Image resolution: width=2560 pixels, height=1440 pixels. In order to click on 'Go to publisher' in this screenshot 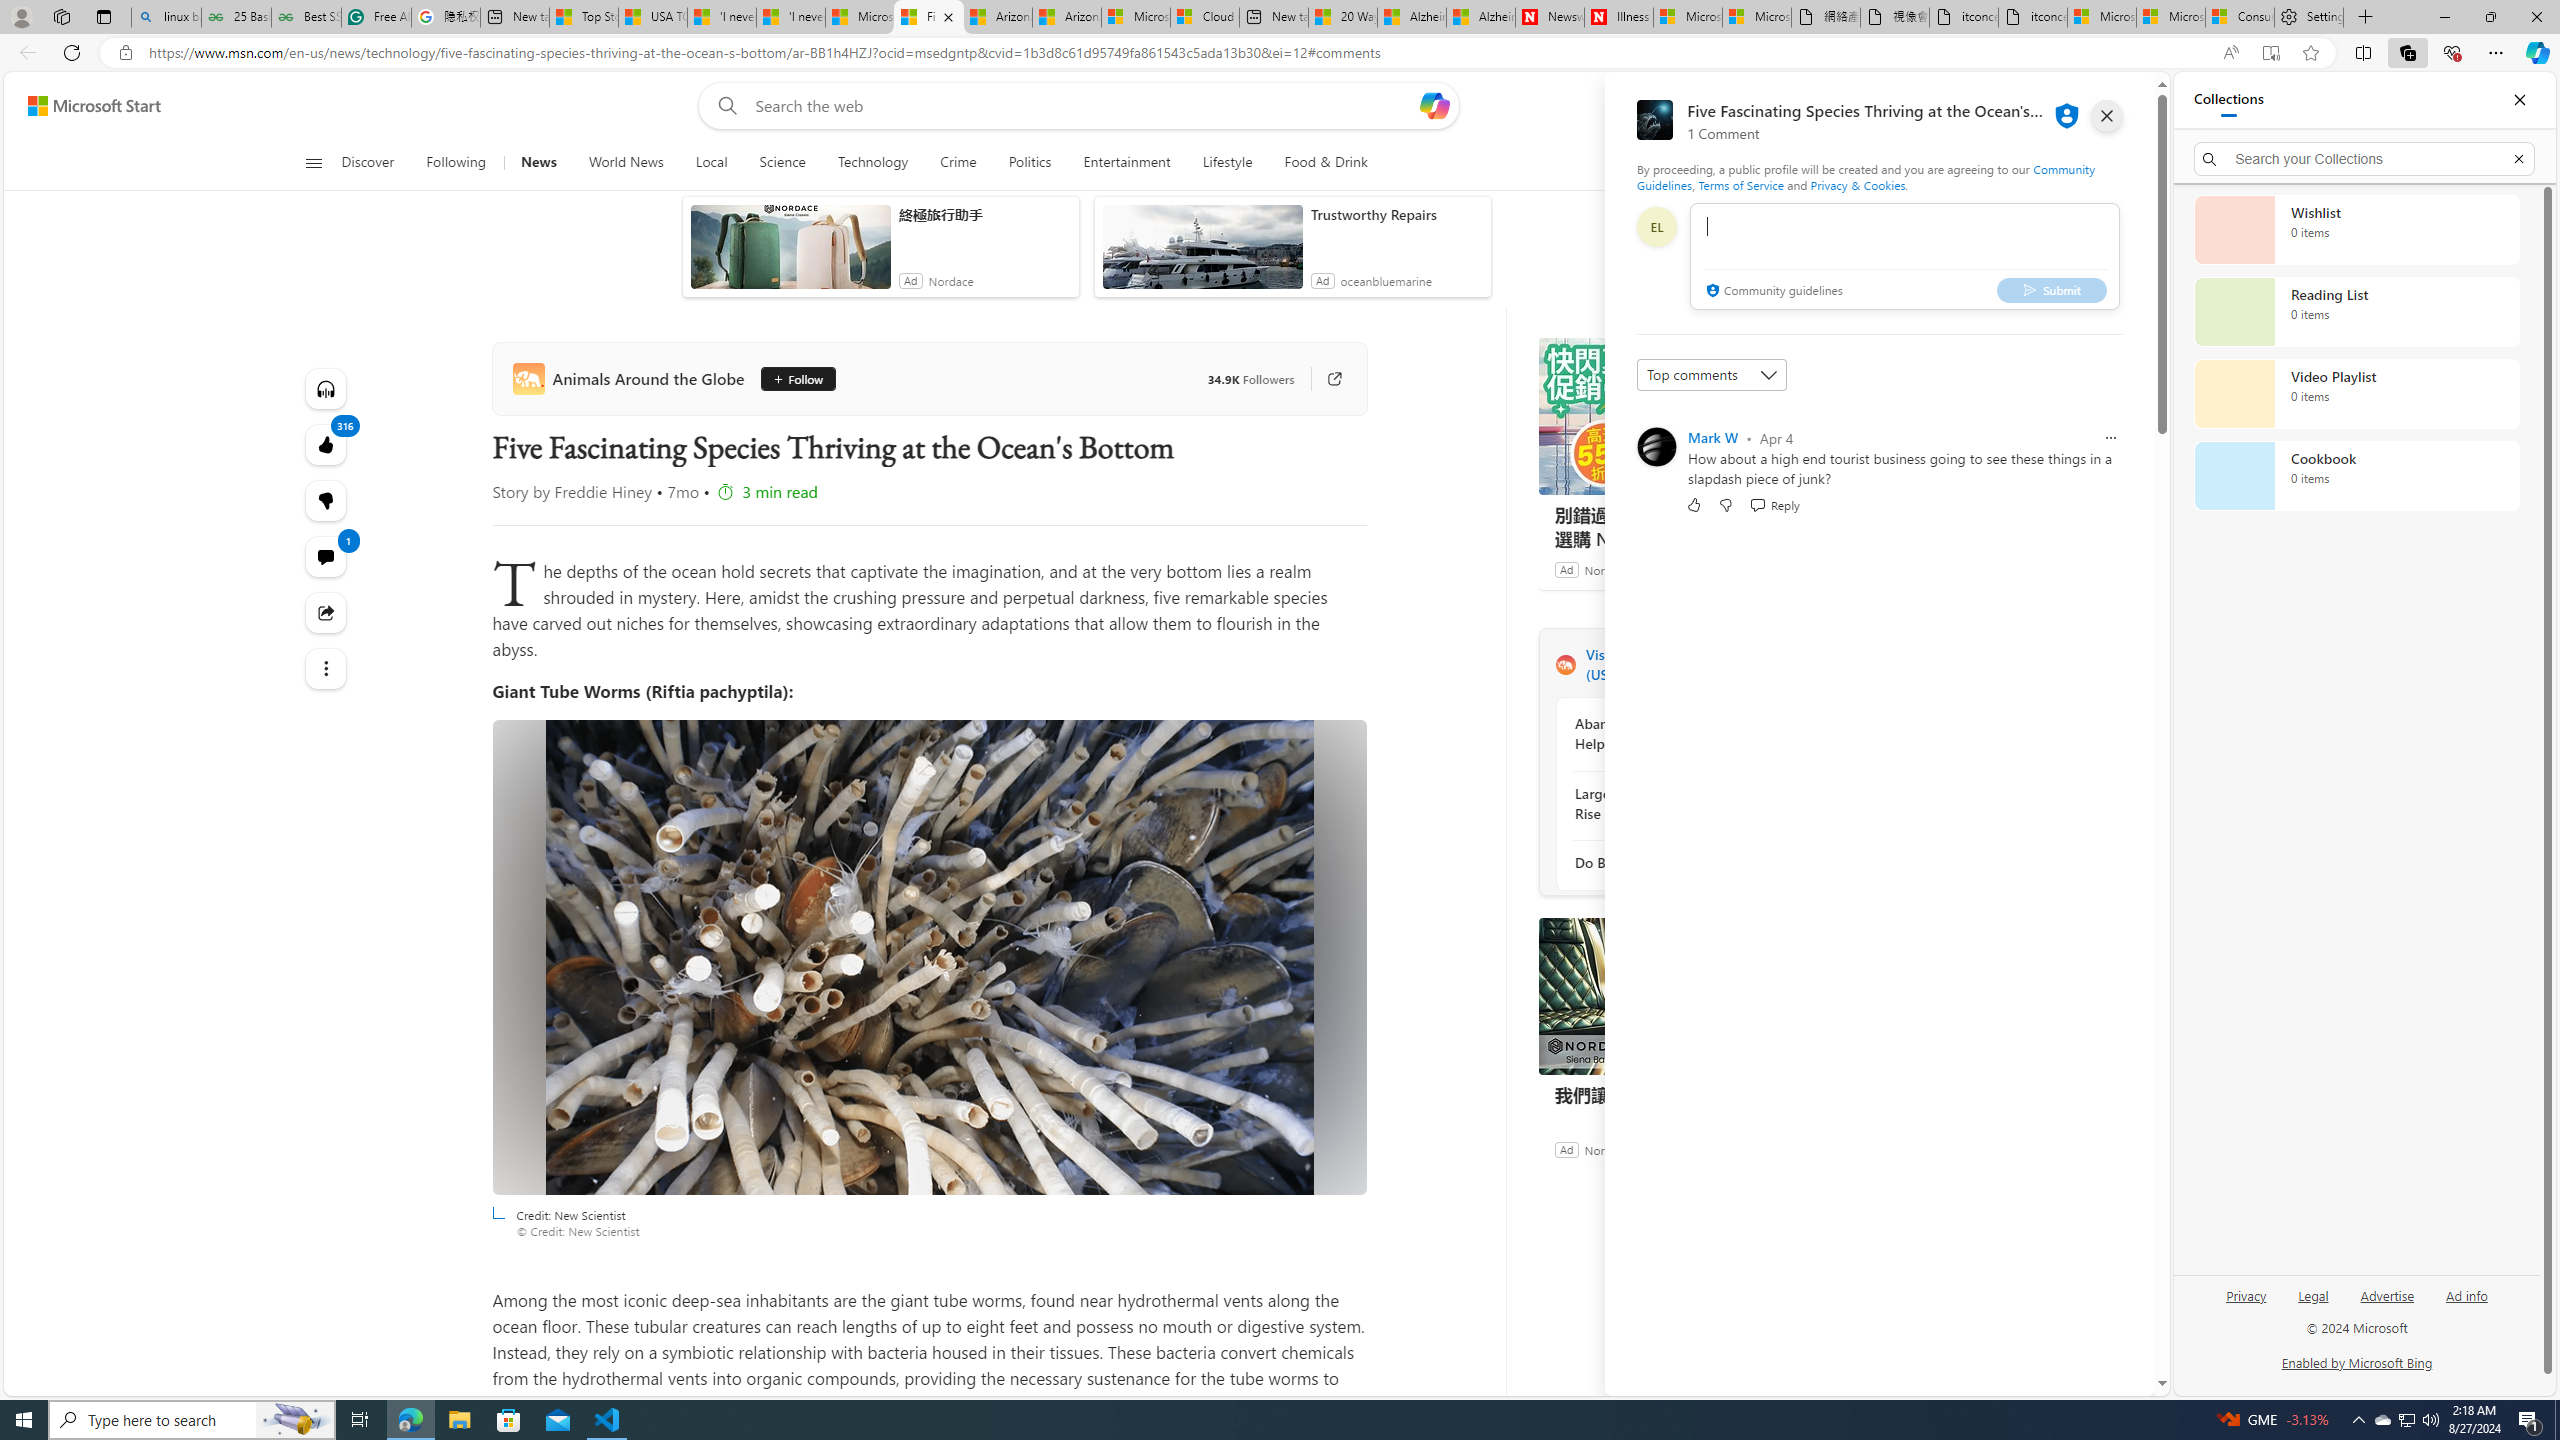, I will do `click(1322, 379)`.